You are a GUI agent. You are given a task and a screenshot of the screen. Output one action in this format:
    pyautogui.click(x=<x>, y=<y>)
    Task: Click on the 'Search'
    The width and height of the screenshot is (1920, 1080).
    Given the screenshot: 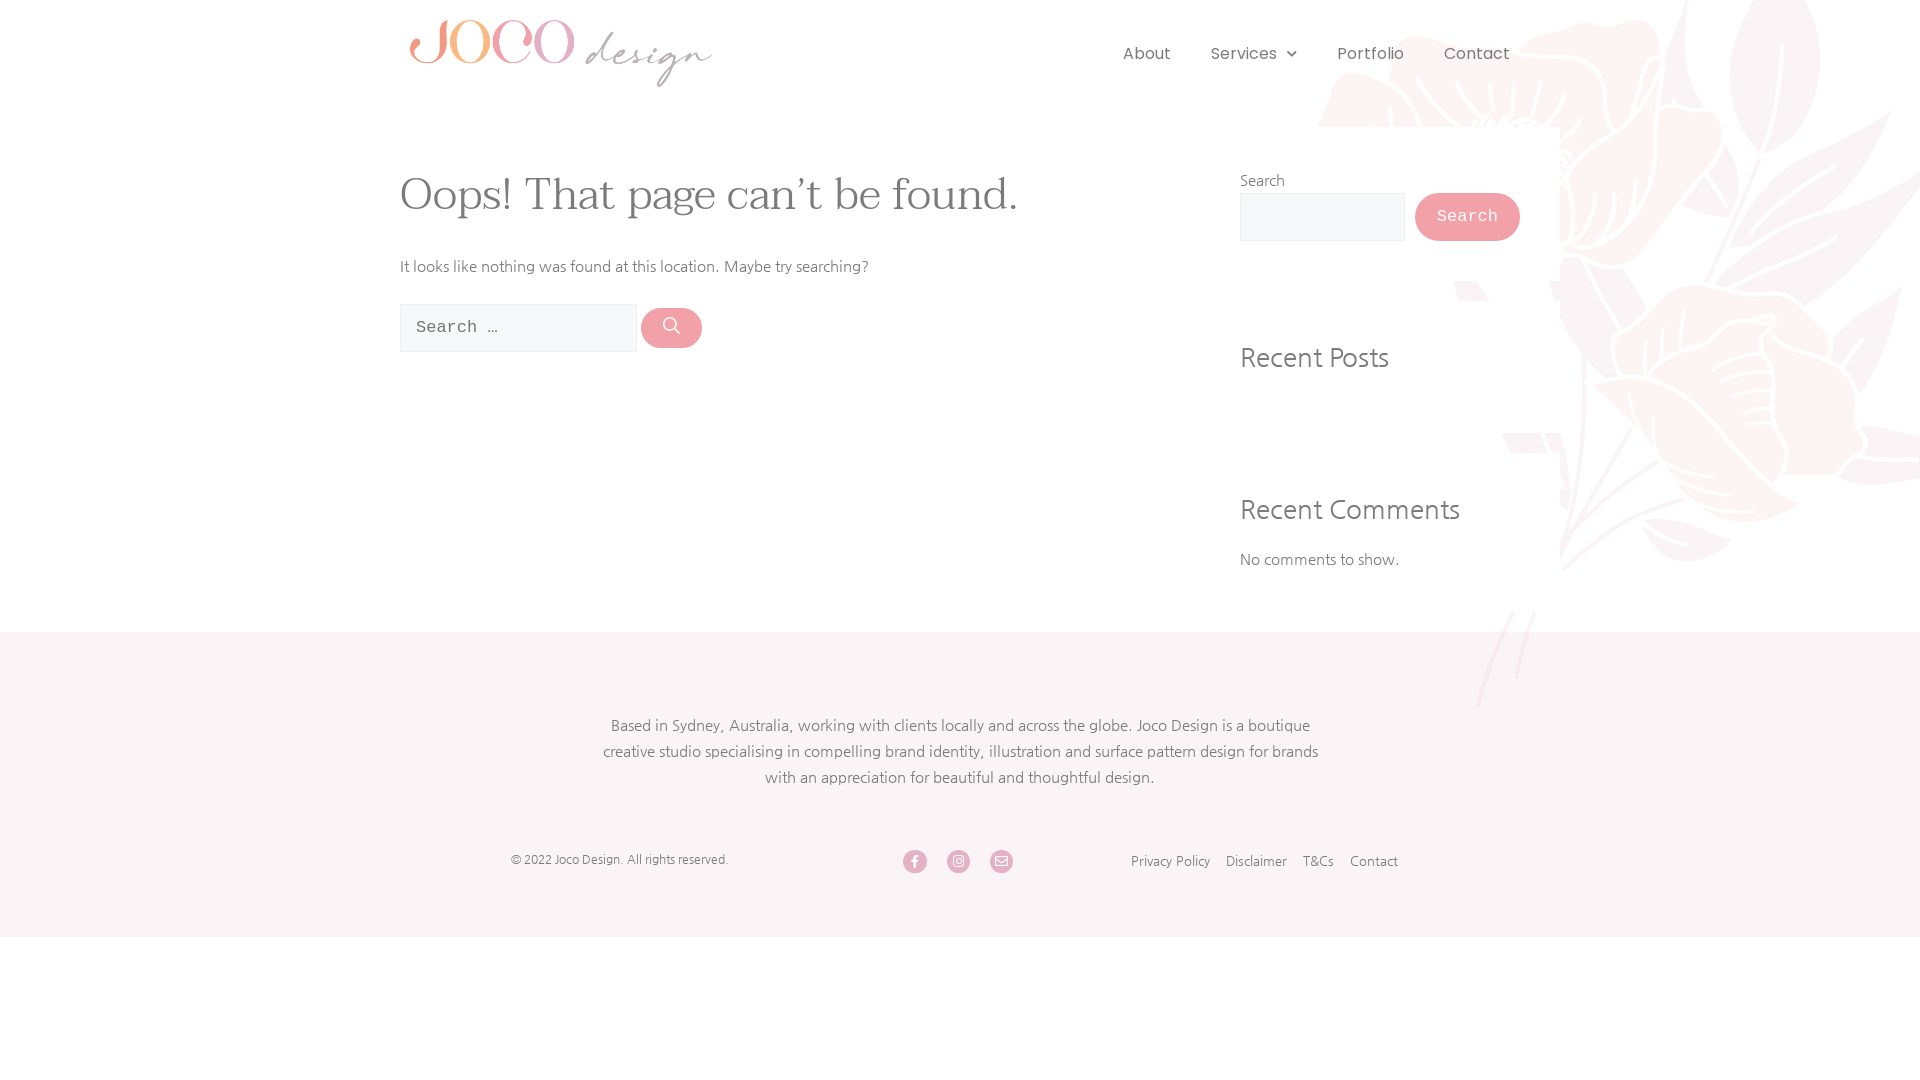 What is the action you would take?
    pyautogui.click(x=1467, y=216)
    